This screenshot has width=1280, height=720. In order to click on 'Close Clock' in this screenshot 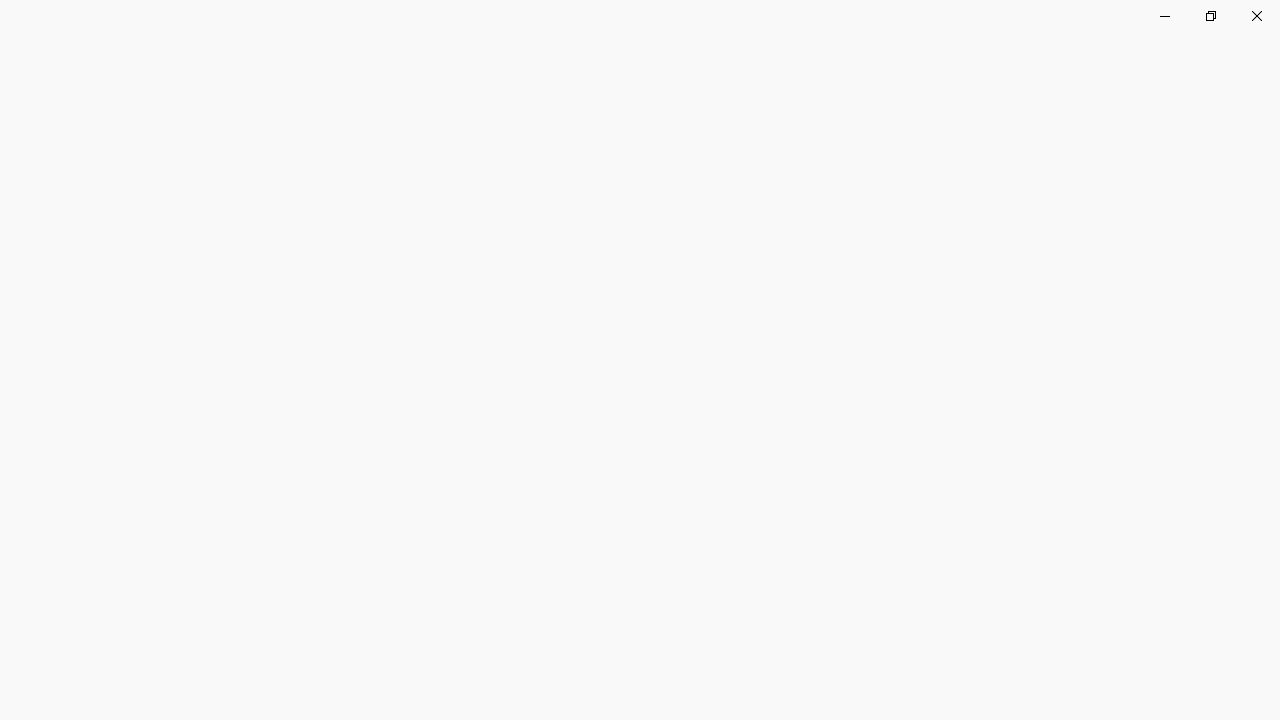, I will do `click(1255, 15)`.